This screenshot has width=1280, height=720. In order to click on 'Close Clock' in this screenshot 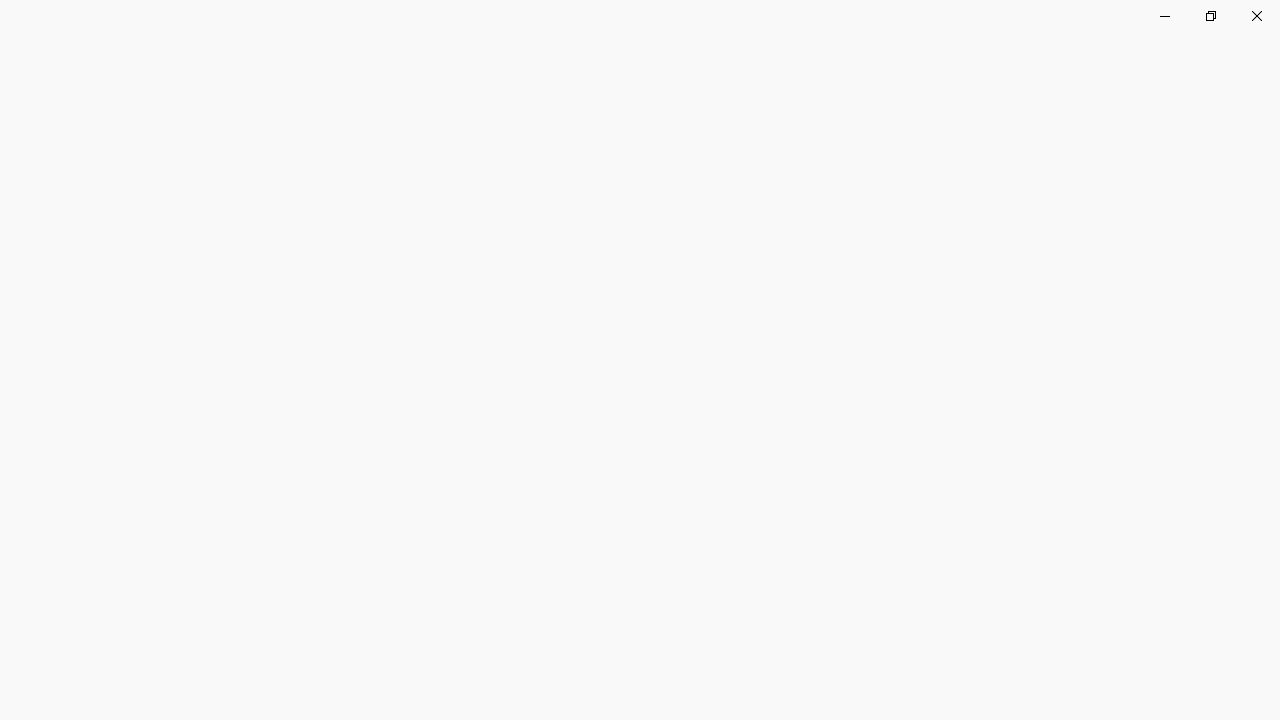, I will do `click(1255, 15)`.